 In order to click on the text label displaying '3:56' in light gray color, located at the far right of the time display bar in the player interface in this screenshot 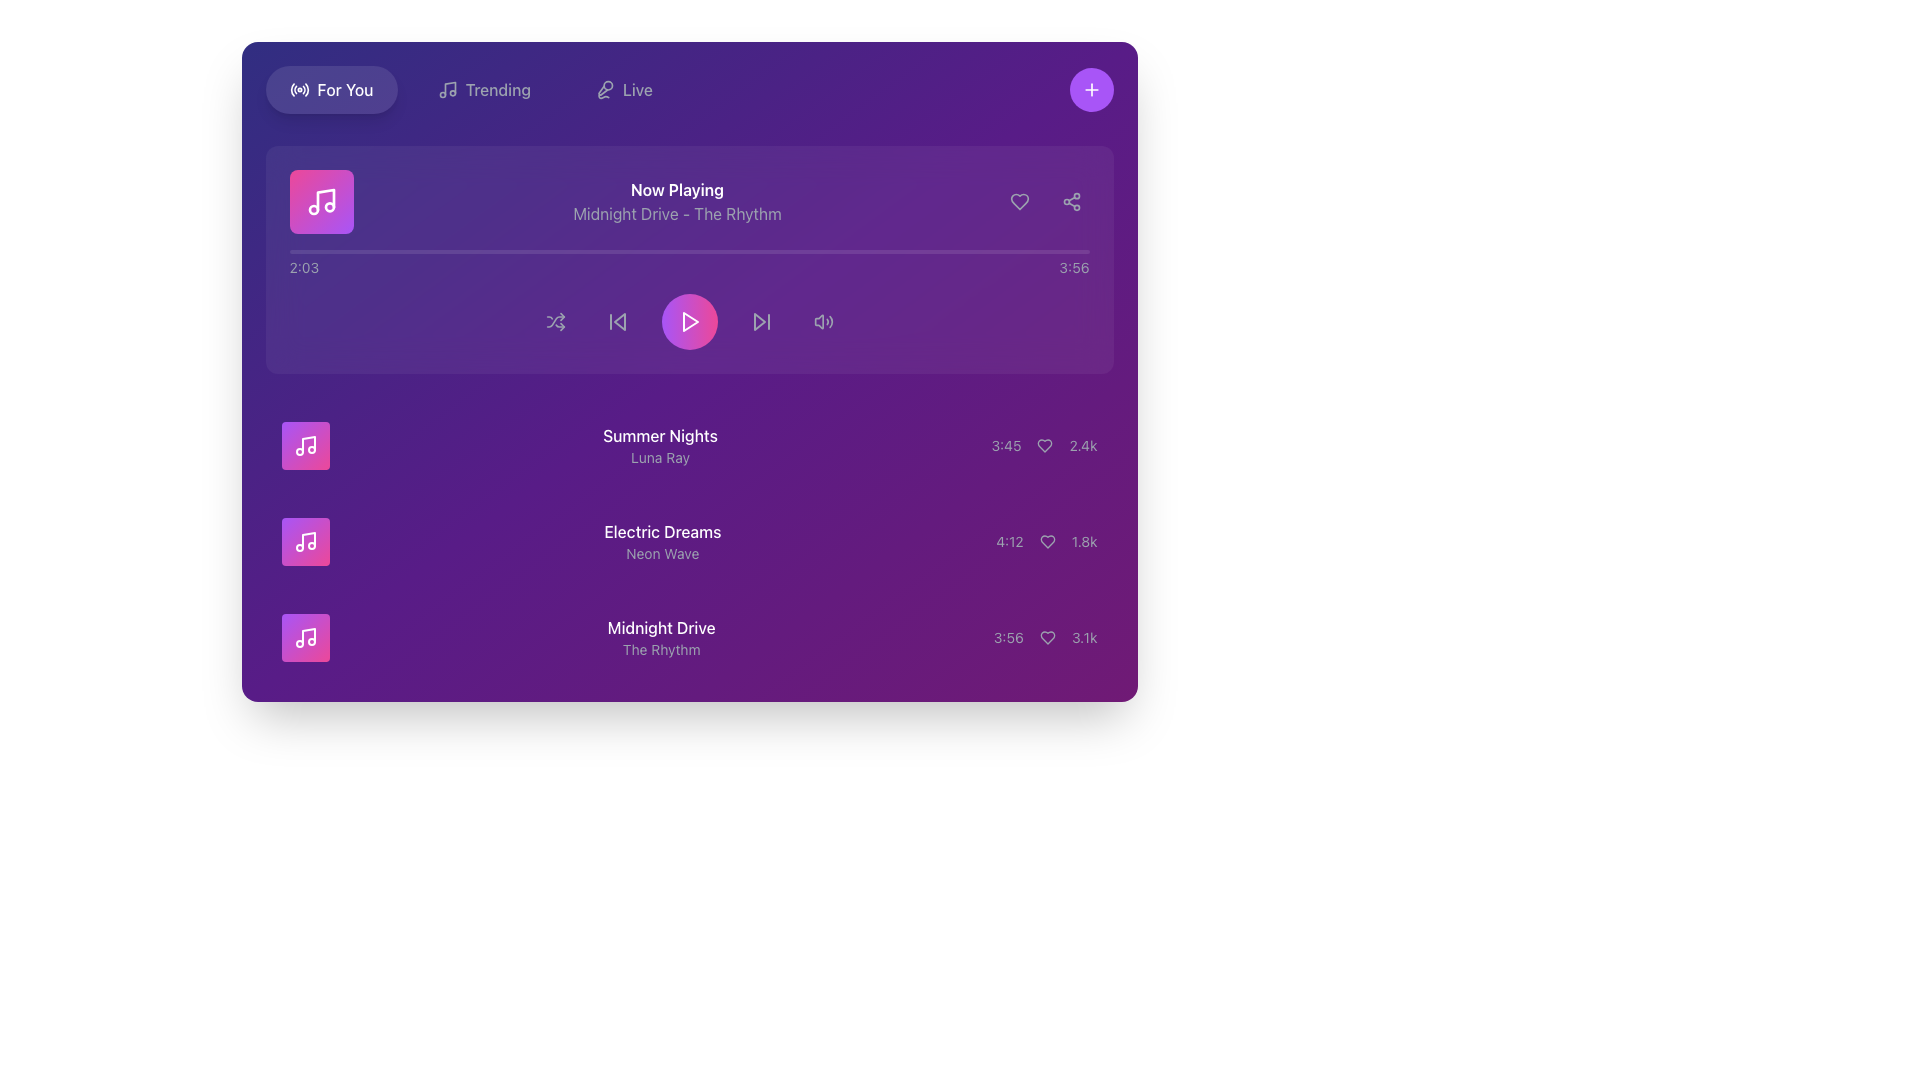, I will do `click(1073, 266)`.